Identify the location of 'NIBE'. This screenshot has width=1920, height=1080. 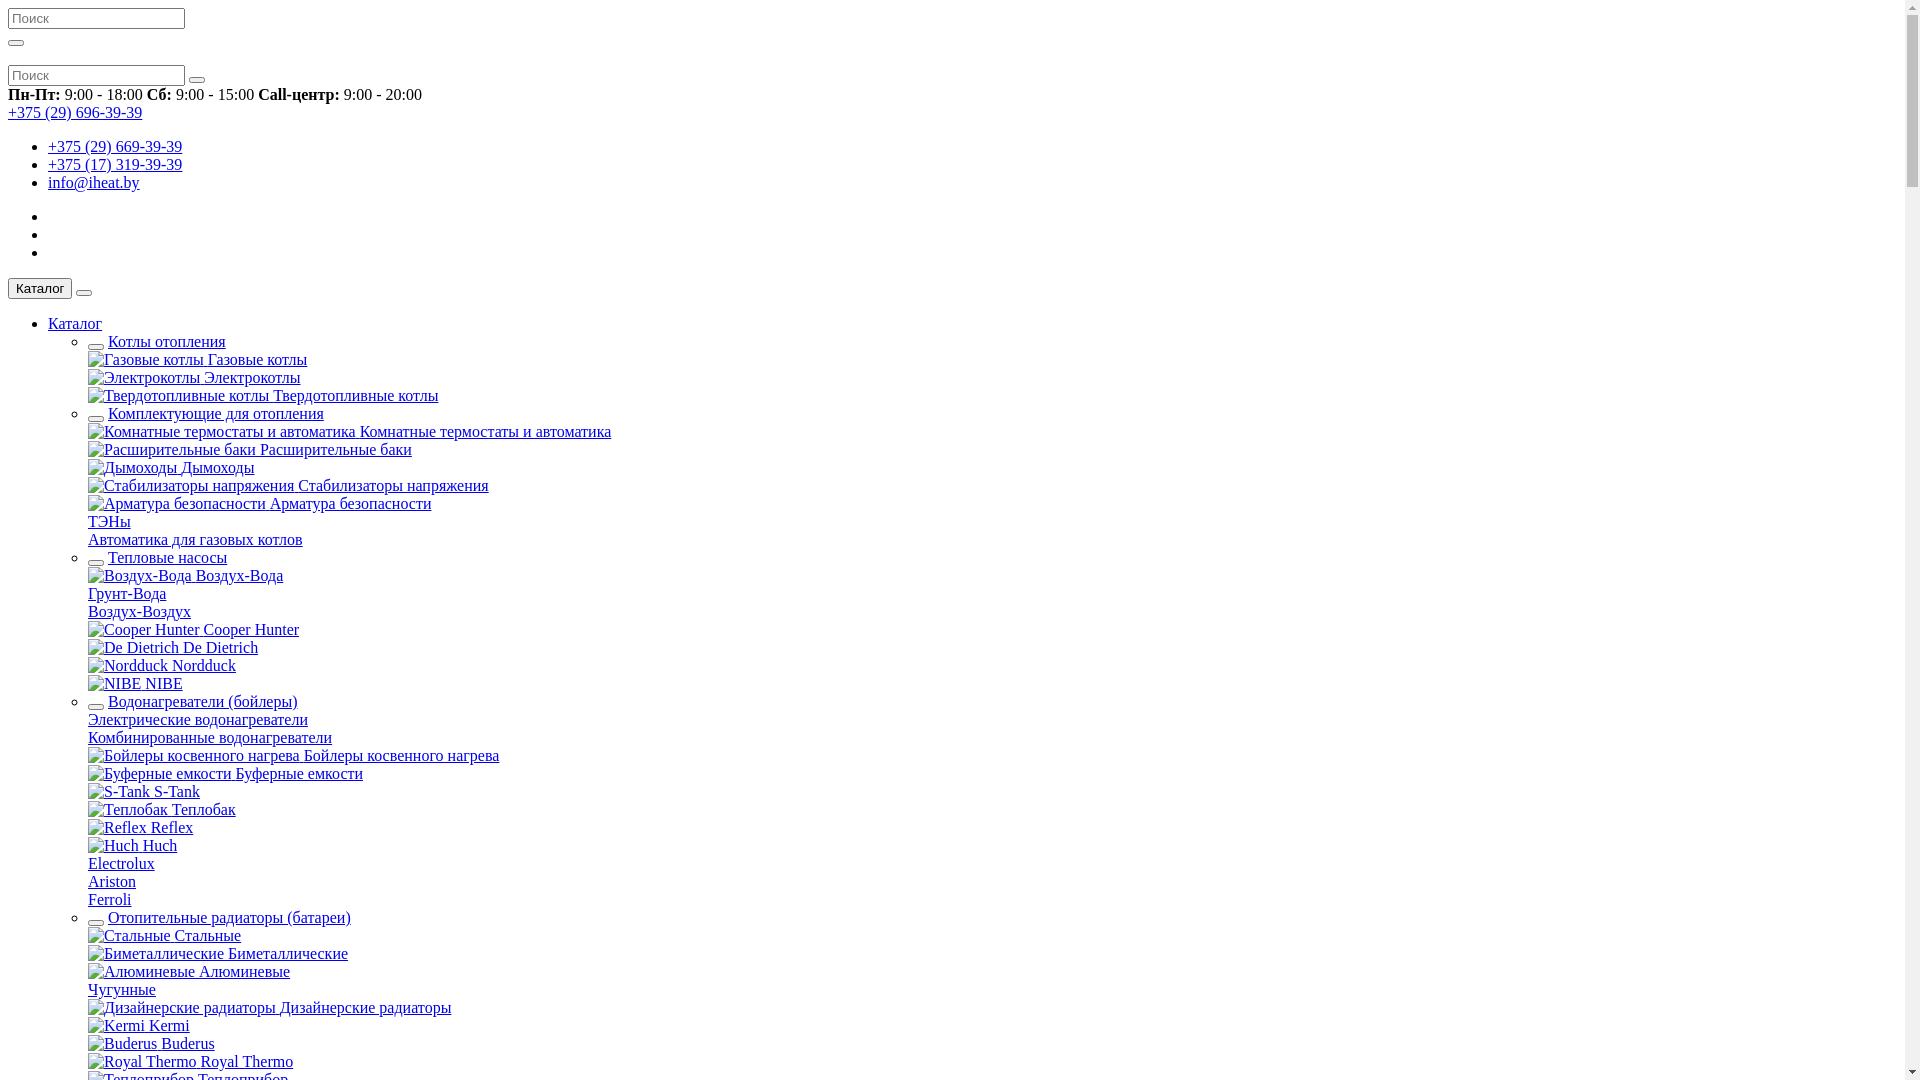
(86, 682).